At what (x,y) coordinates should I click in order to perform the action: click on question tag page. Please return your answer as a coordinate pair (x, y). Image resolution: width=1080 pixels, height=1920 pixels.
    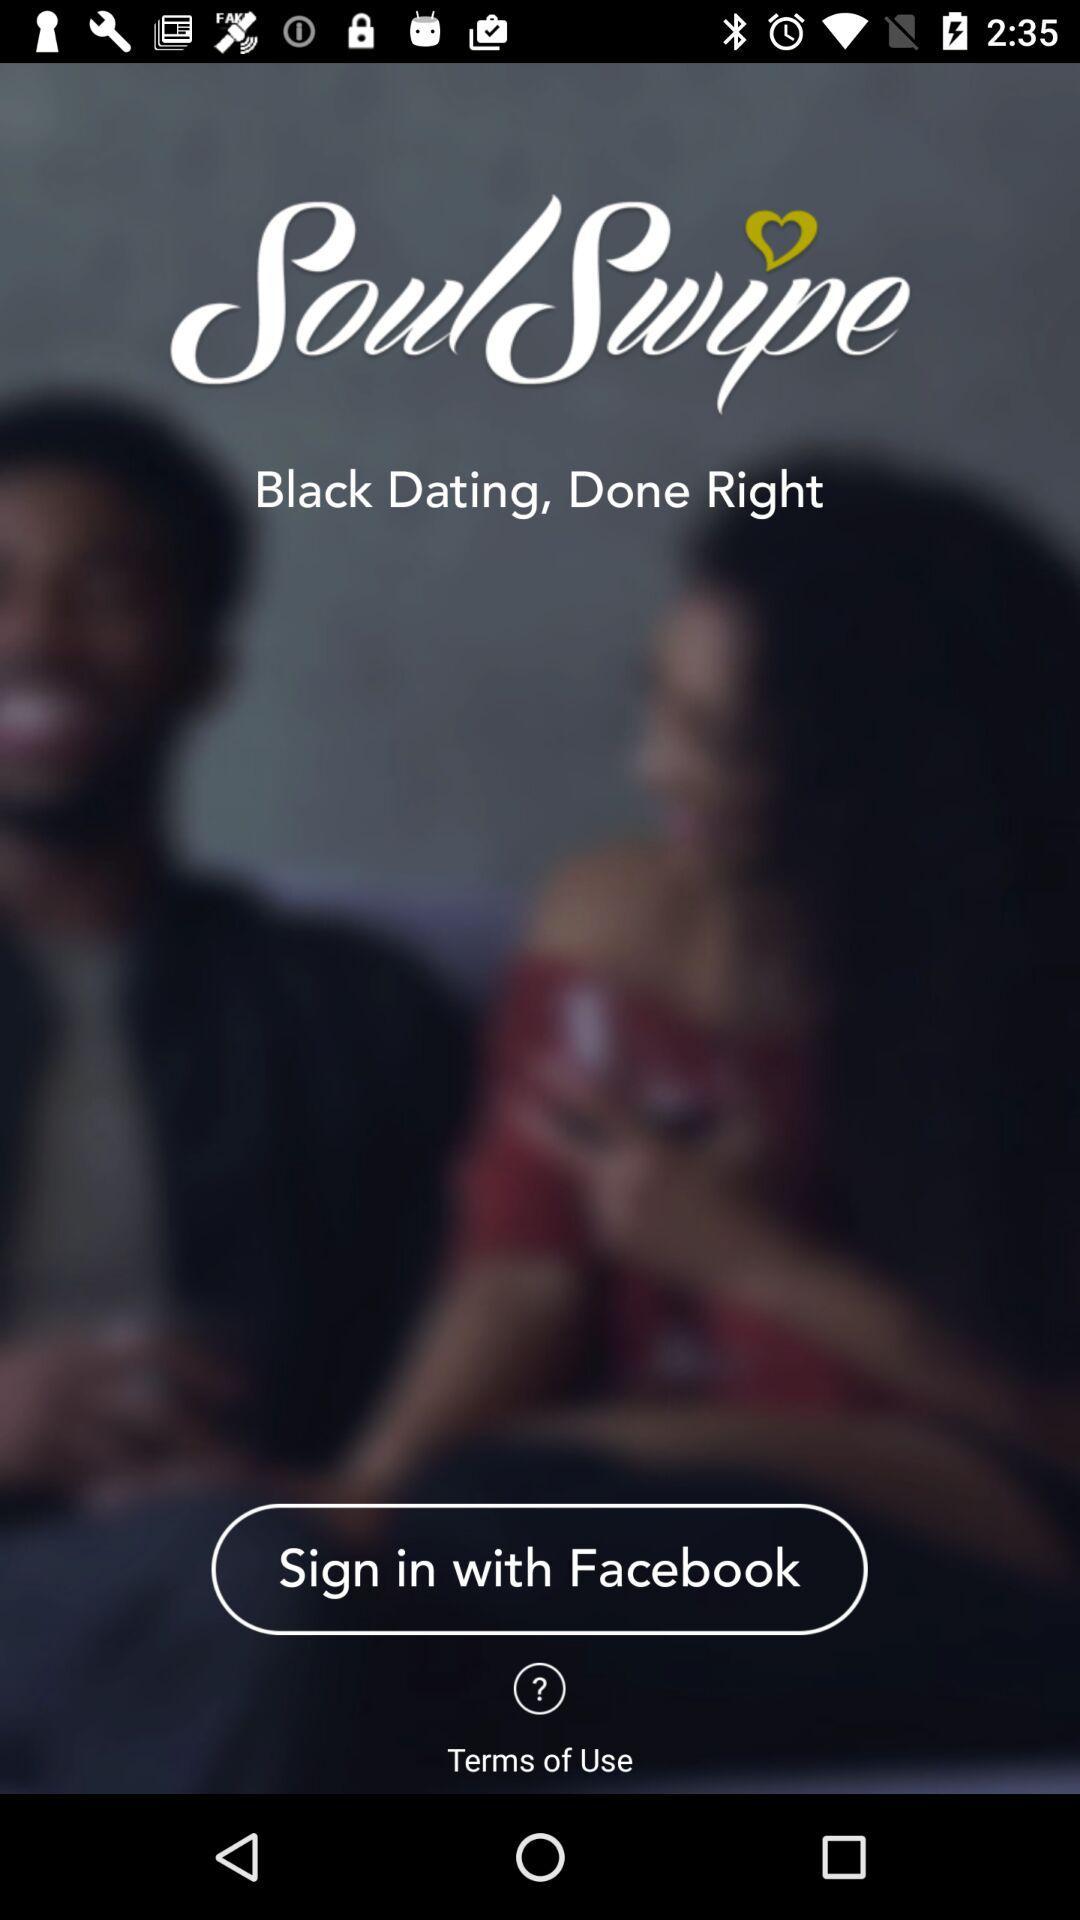
    Looking at the image, I should click on (538, 1687).